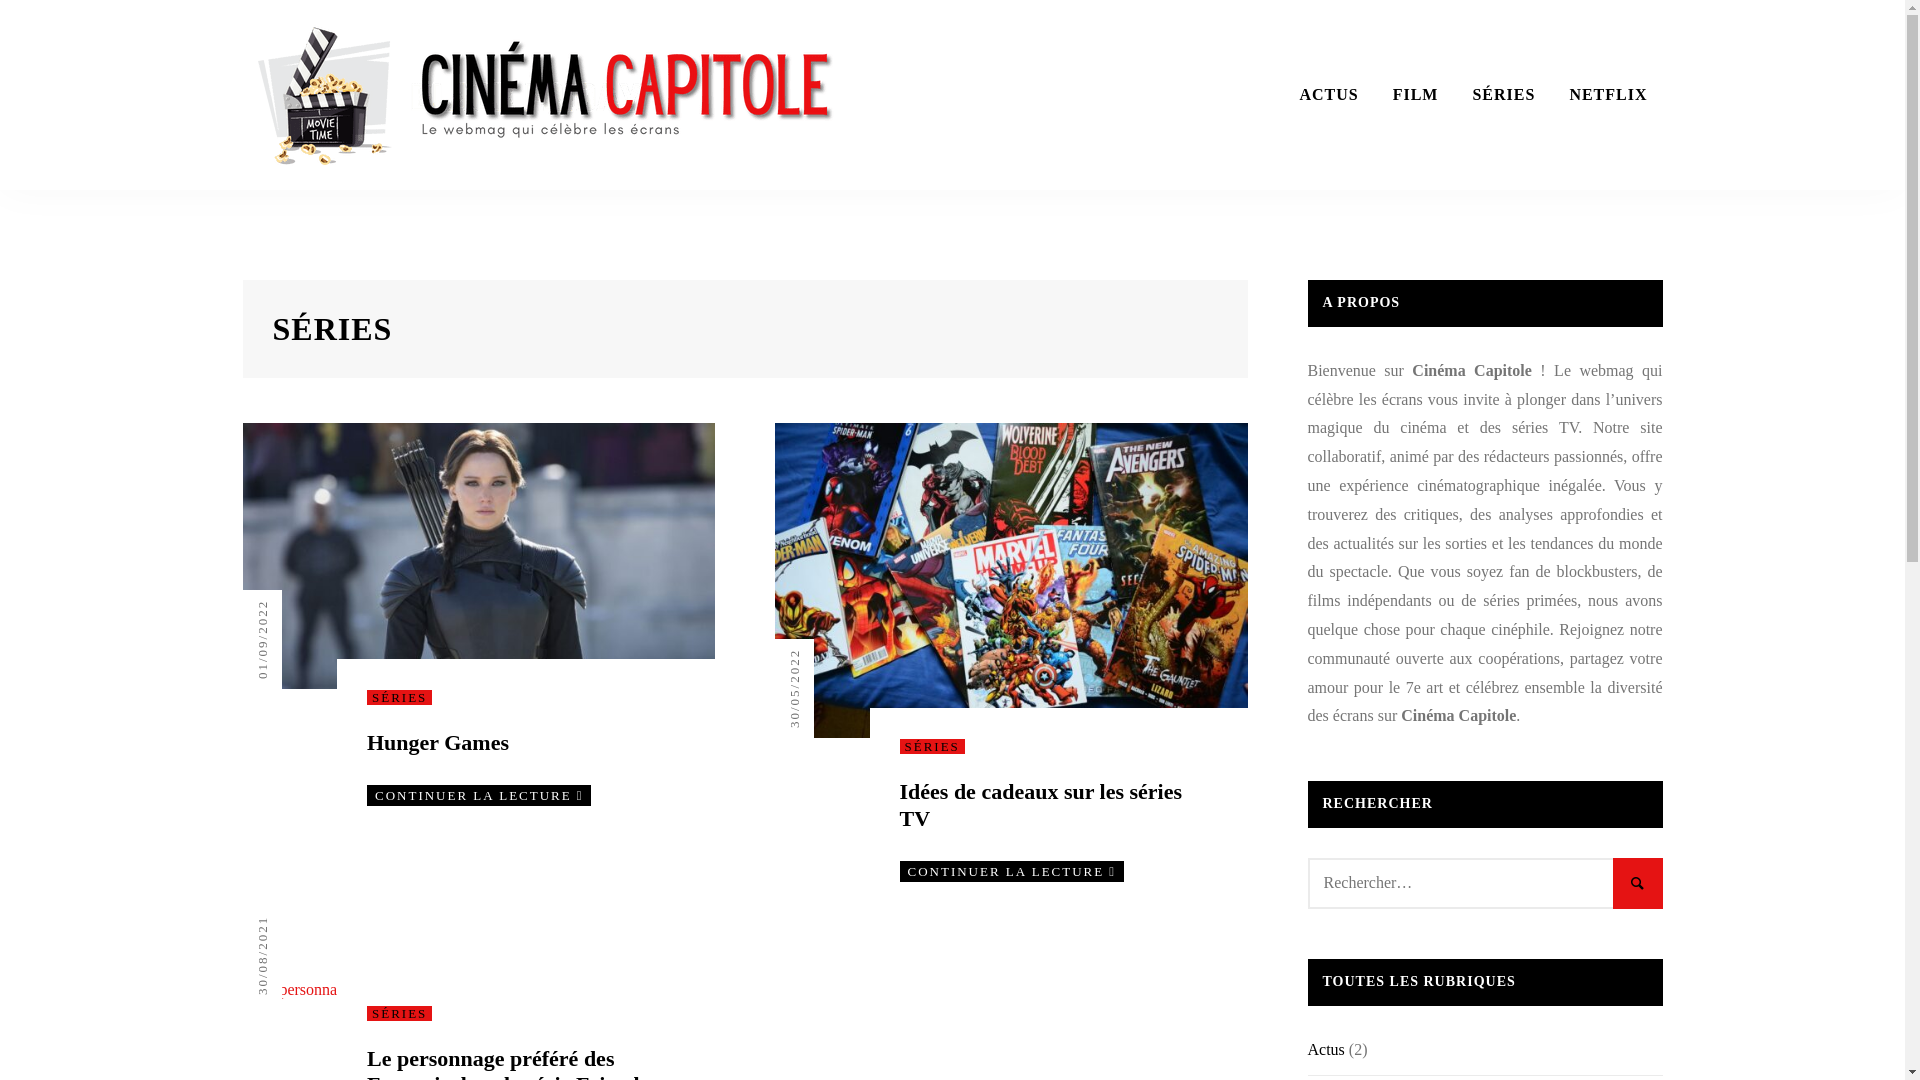 Image resolution: width=1920 pixels, height=1080 pixels. What do you see at coordinates (1326, 1048) in the screenshot?
I see `'Actus'` at bounding box center [1326, 1048].